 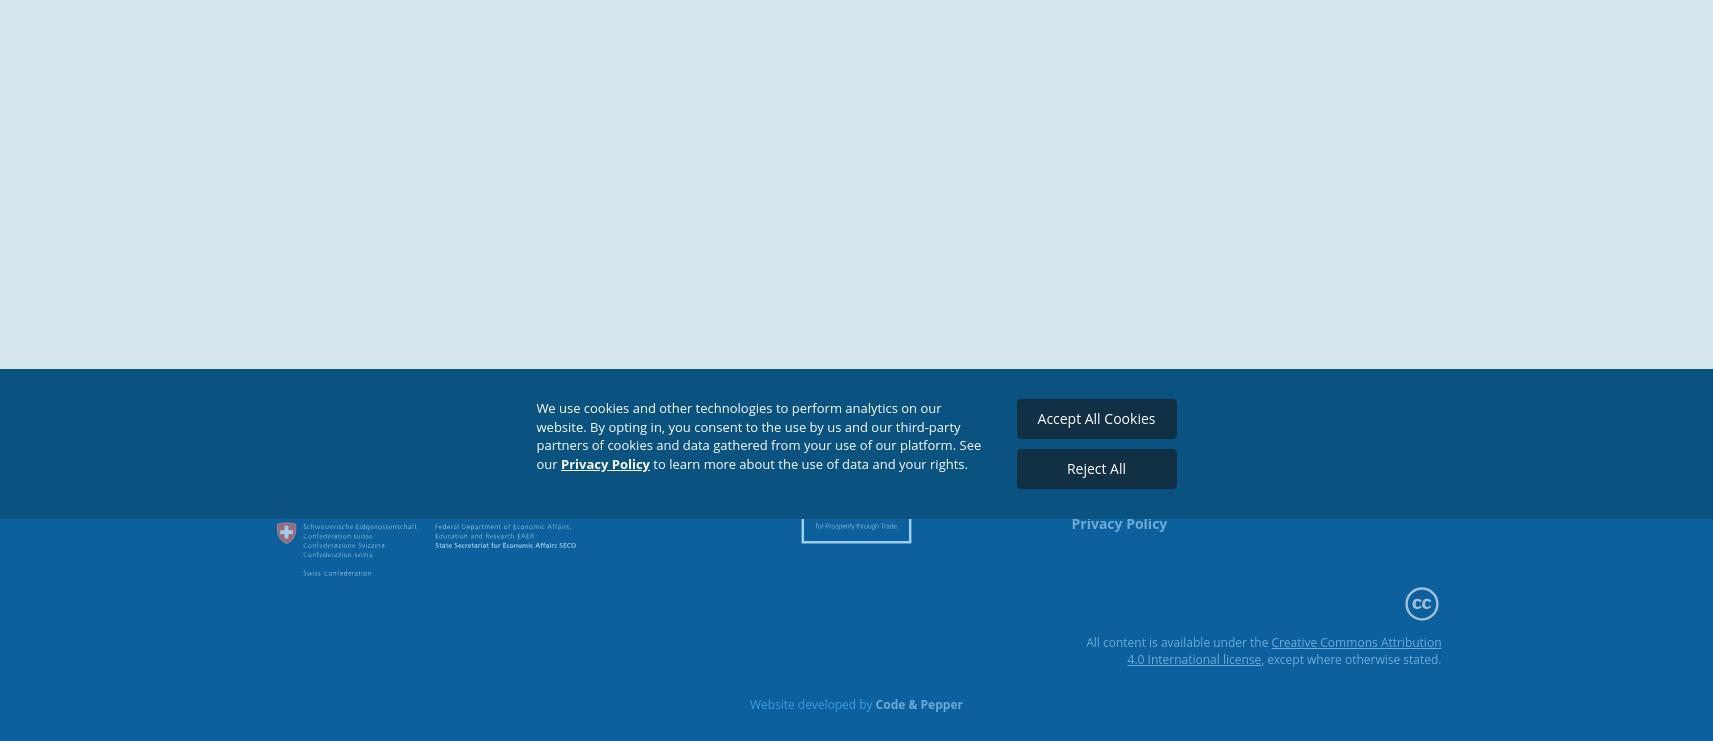 What do you see at coordinates (1090, 462) in the screenshot?
I see `'EMAIL'` at bounding box center [1090, 462].